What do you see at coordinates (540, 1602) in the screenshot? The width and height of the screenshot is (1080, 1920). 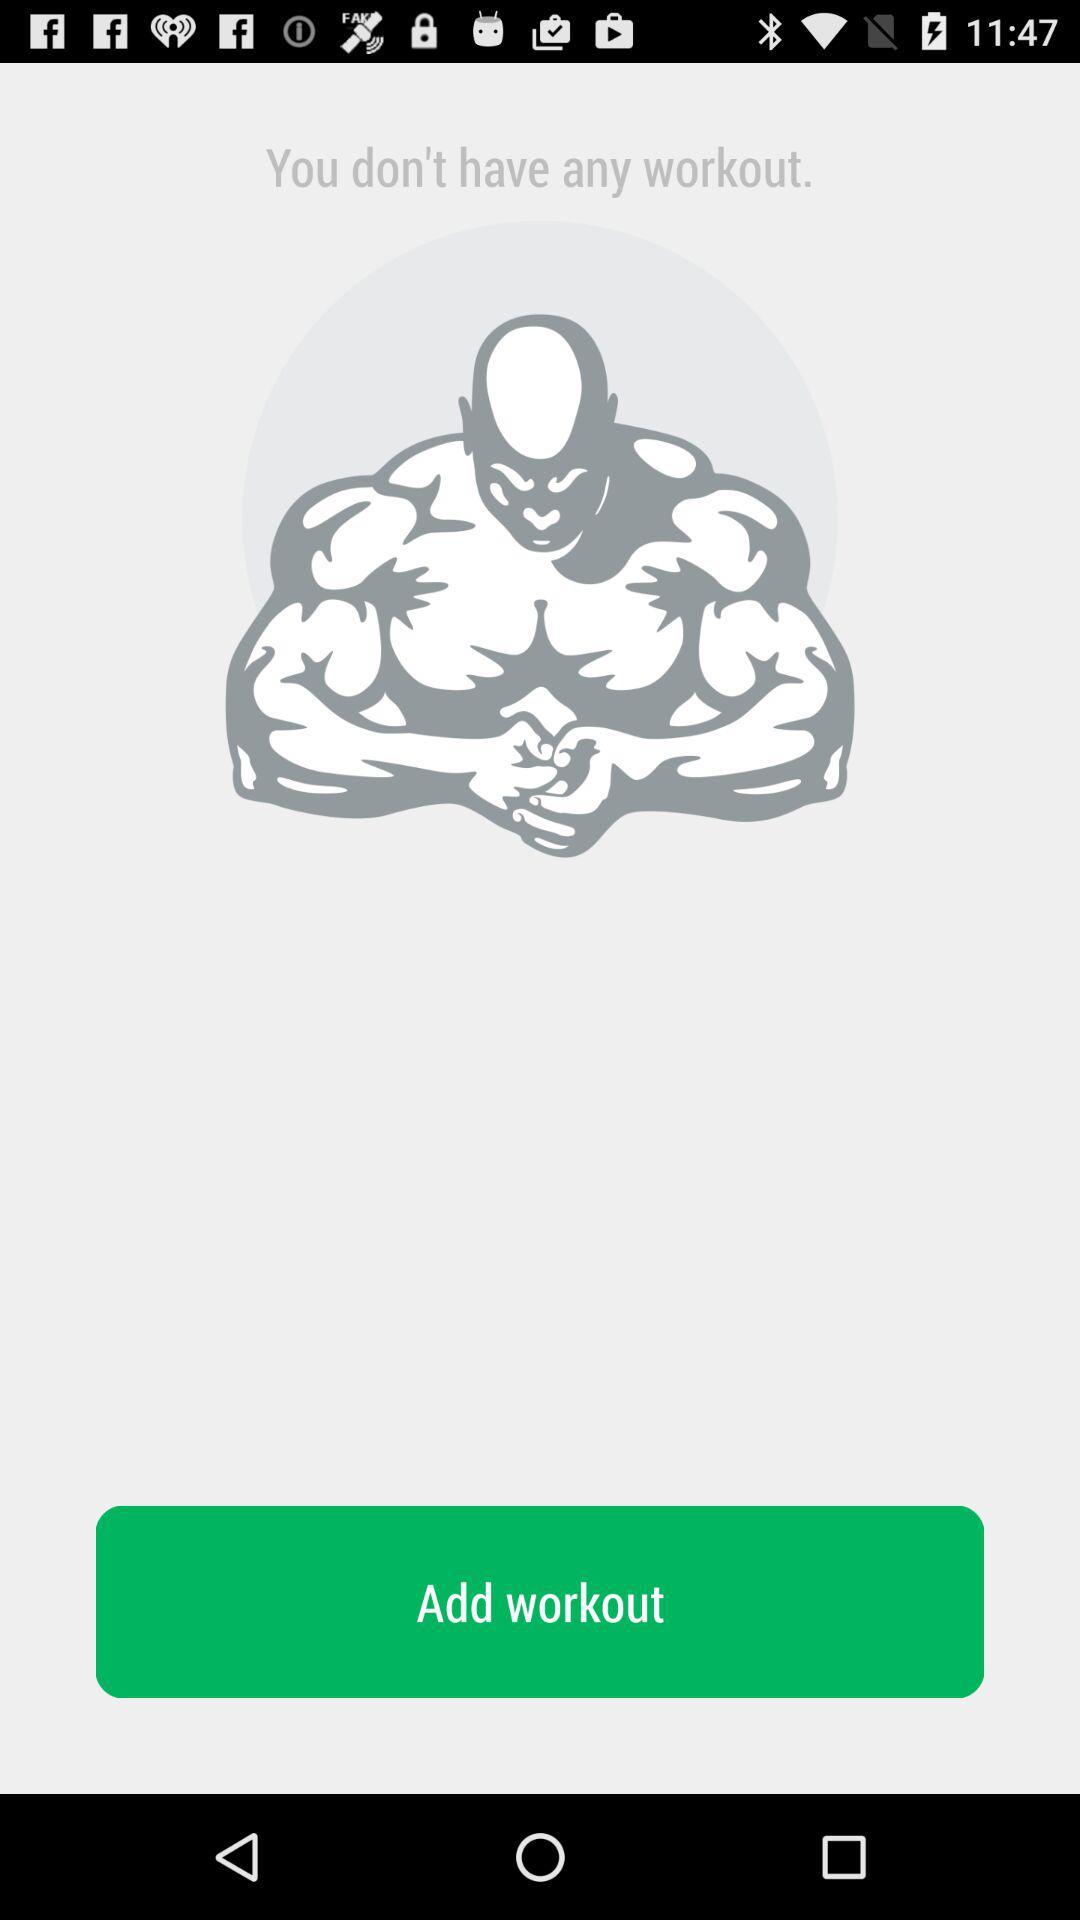 I see `add workout button` at bounding box center [540, 1602].